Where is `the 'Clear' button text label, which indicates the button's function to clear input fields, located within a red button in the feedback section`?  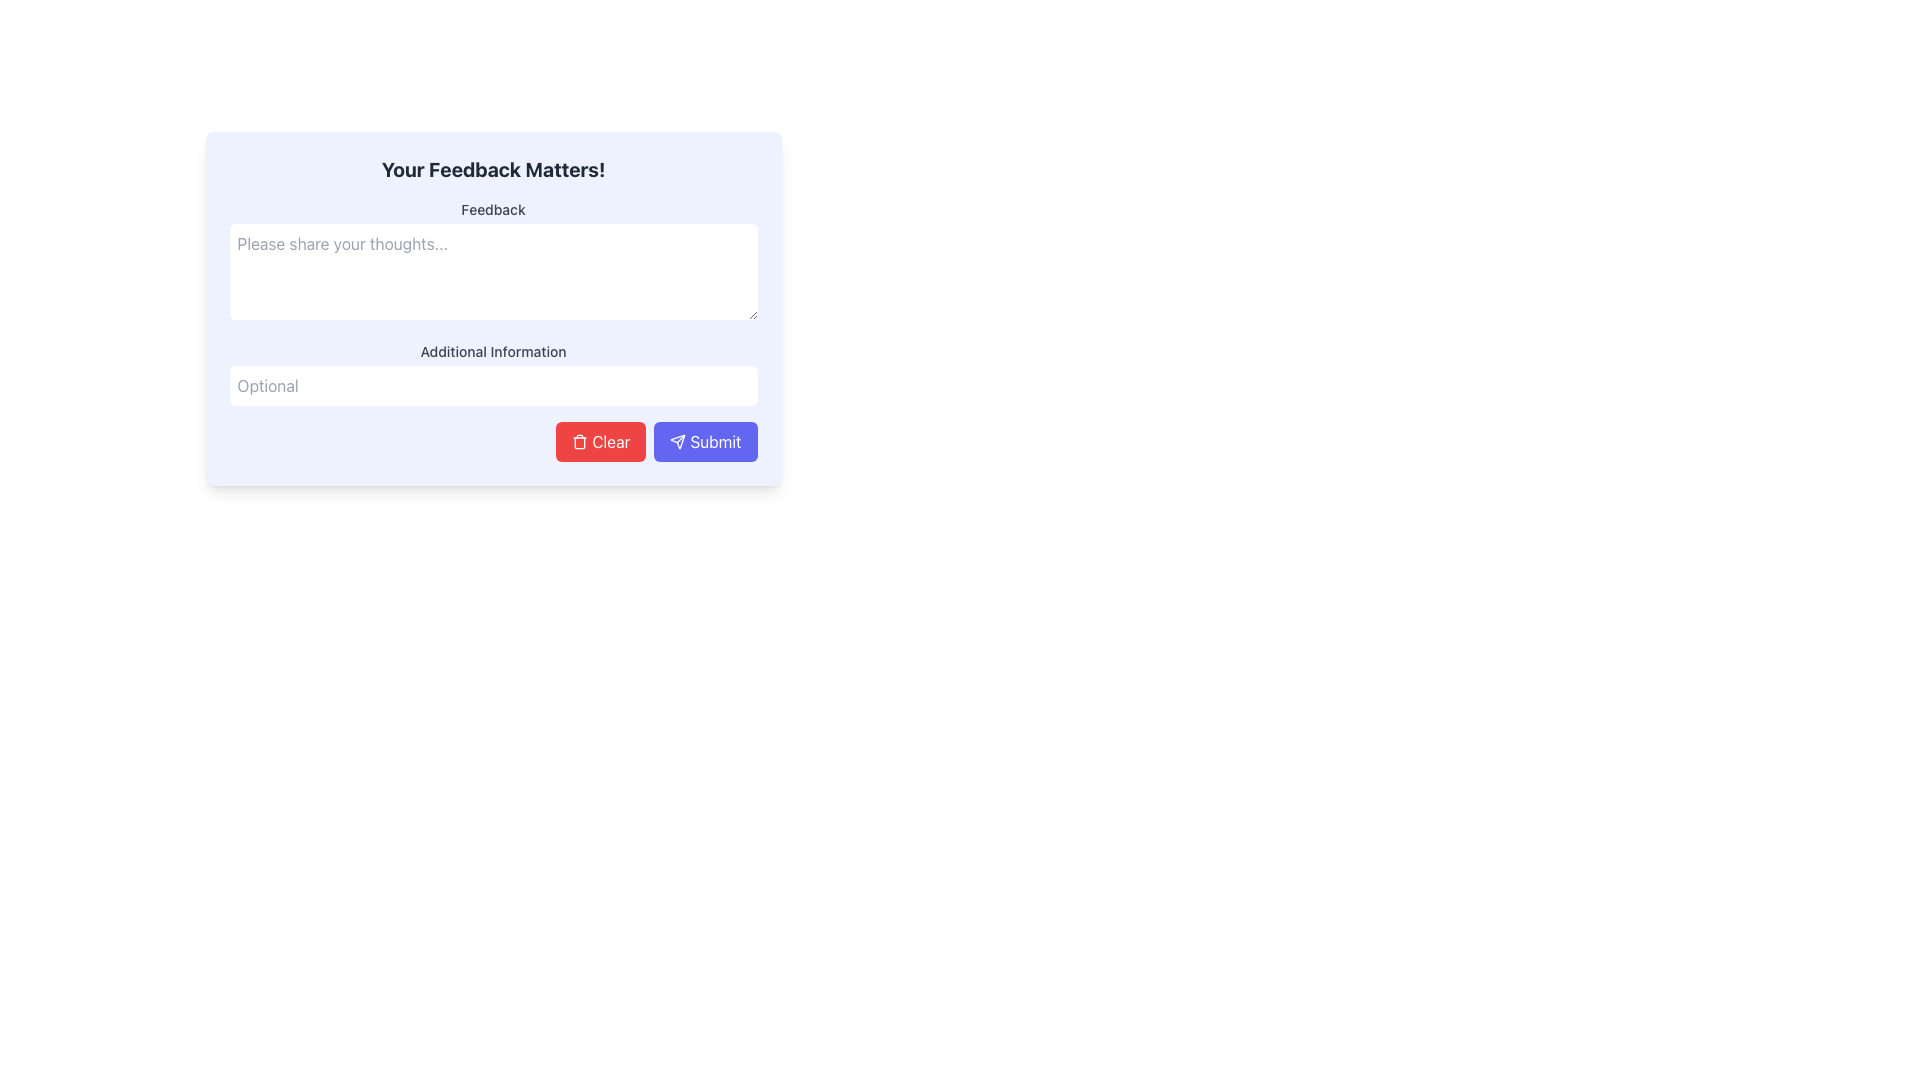 the 'Clear' button text label, which indicates the button's function to clear input fields, located within a red button in the feedback section is located at coordinates (610, 441).